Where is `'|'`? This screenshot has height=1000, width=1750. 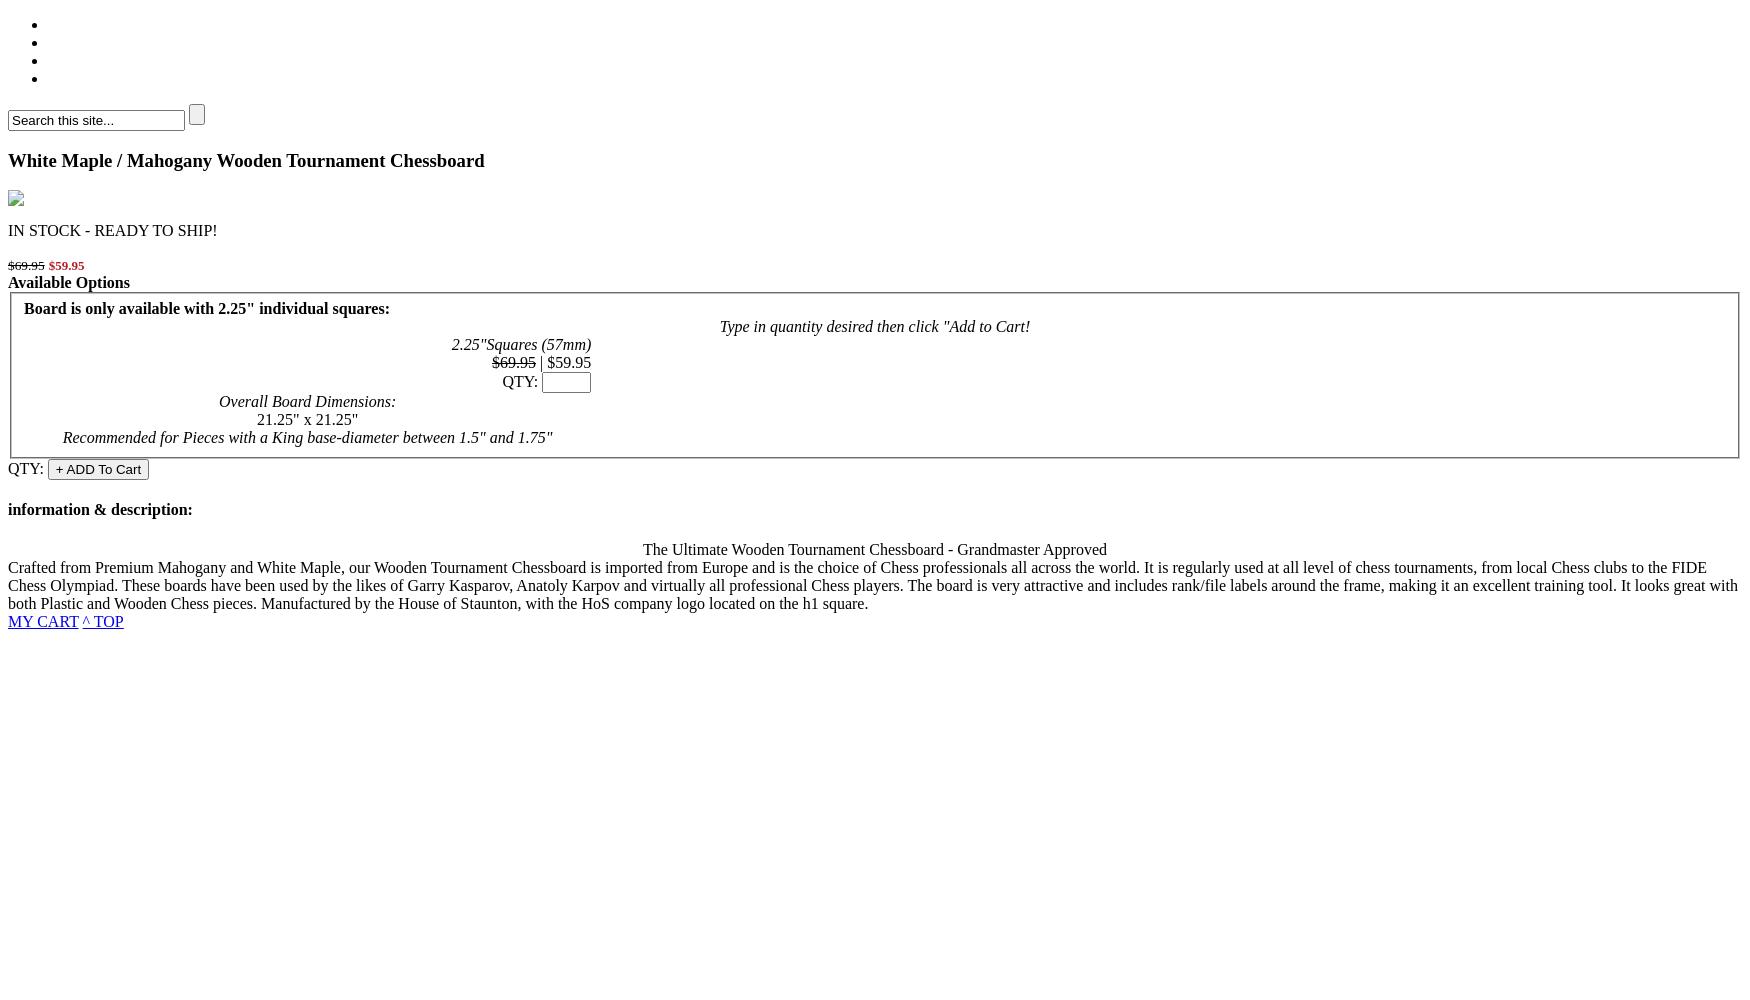 '|' is located at coordinates (540, 361).